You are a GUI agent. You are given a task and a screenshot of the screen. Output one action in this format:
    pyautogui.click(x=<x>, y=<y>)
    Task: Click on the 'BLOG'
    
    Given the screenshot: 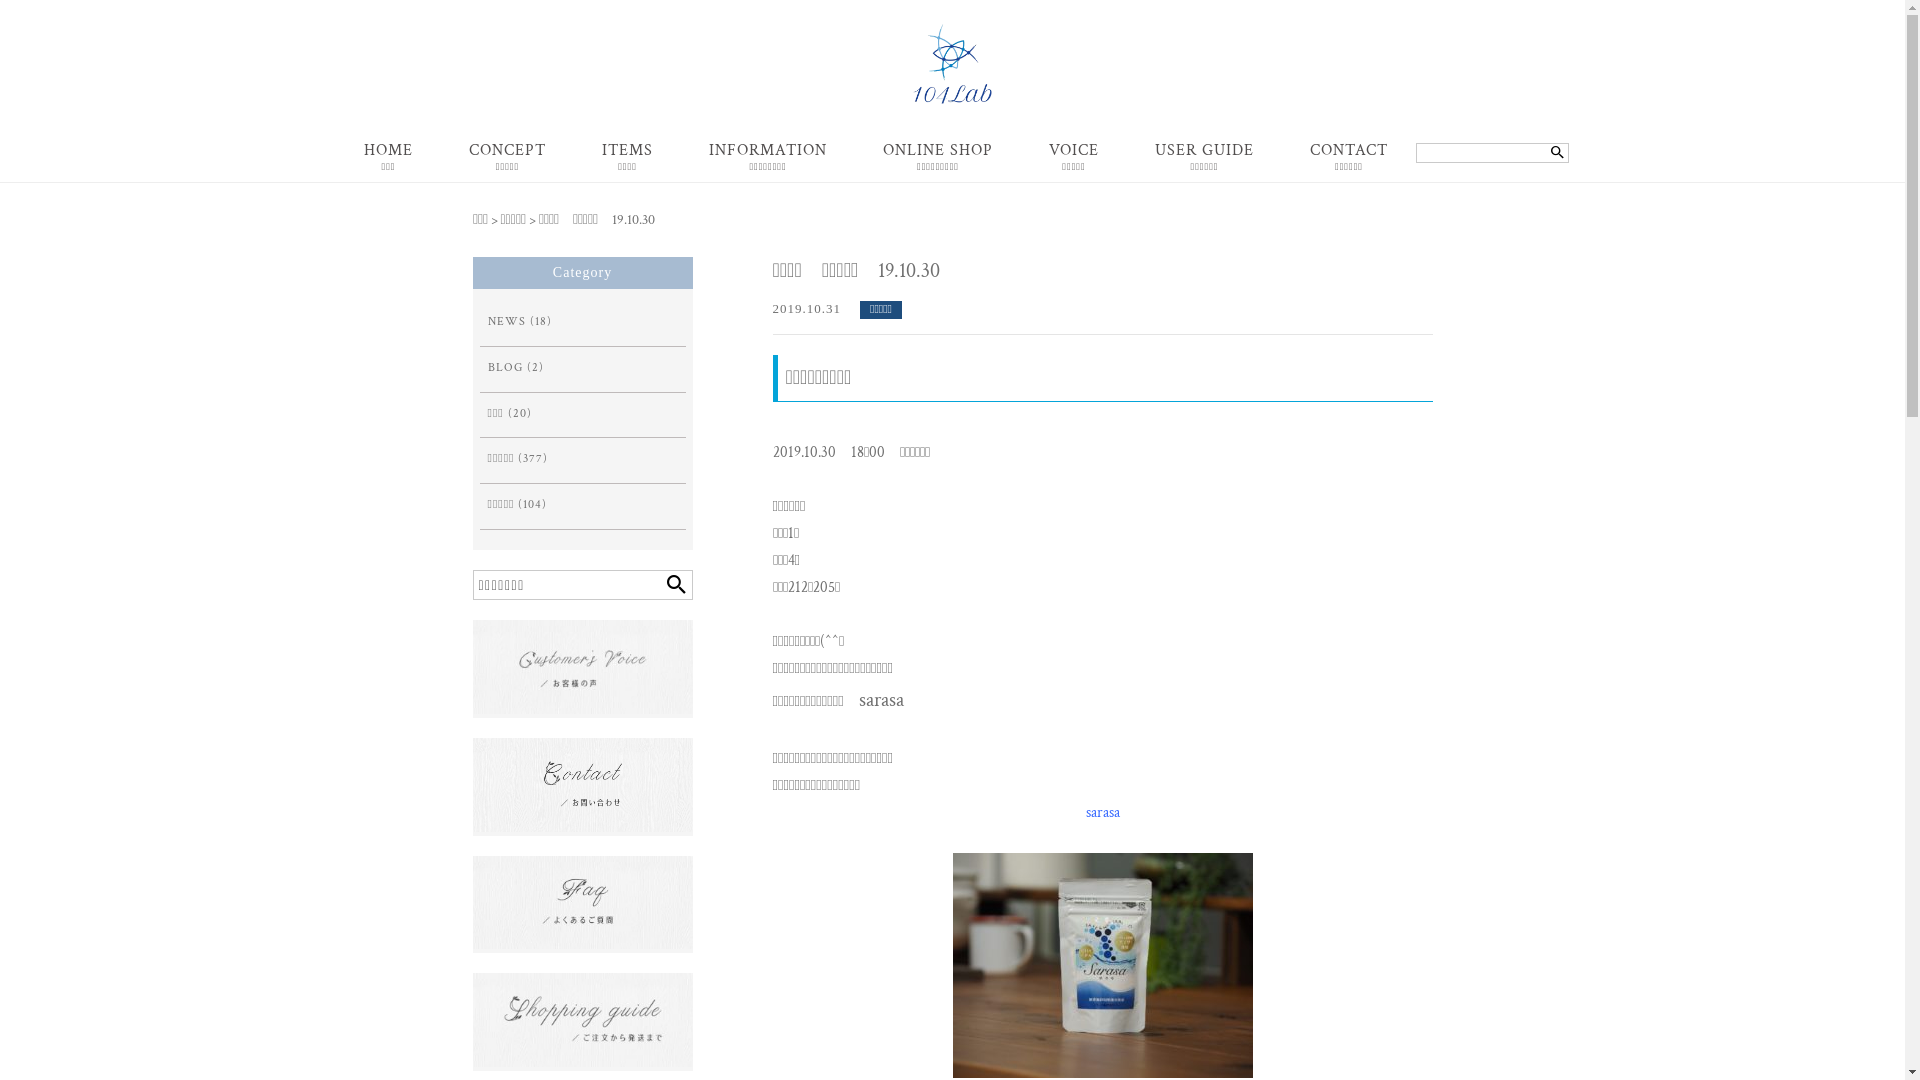 What is the action you would take?
    pyautogui.click(x=505, y=368)
    